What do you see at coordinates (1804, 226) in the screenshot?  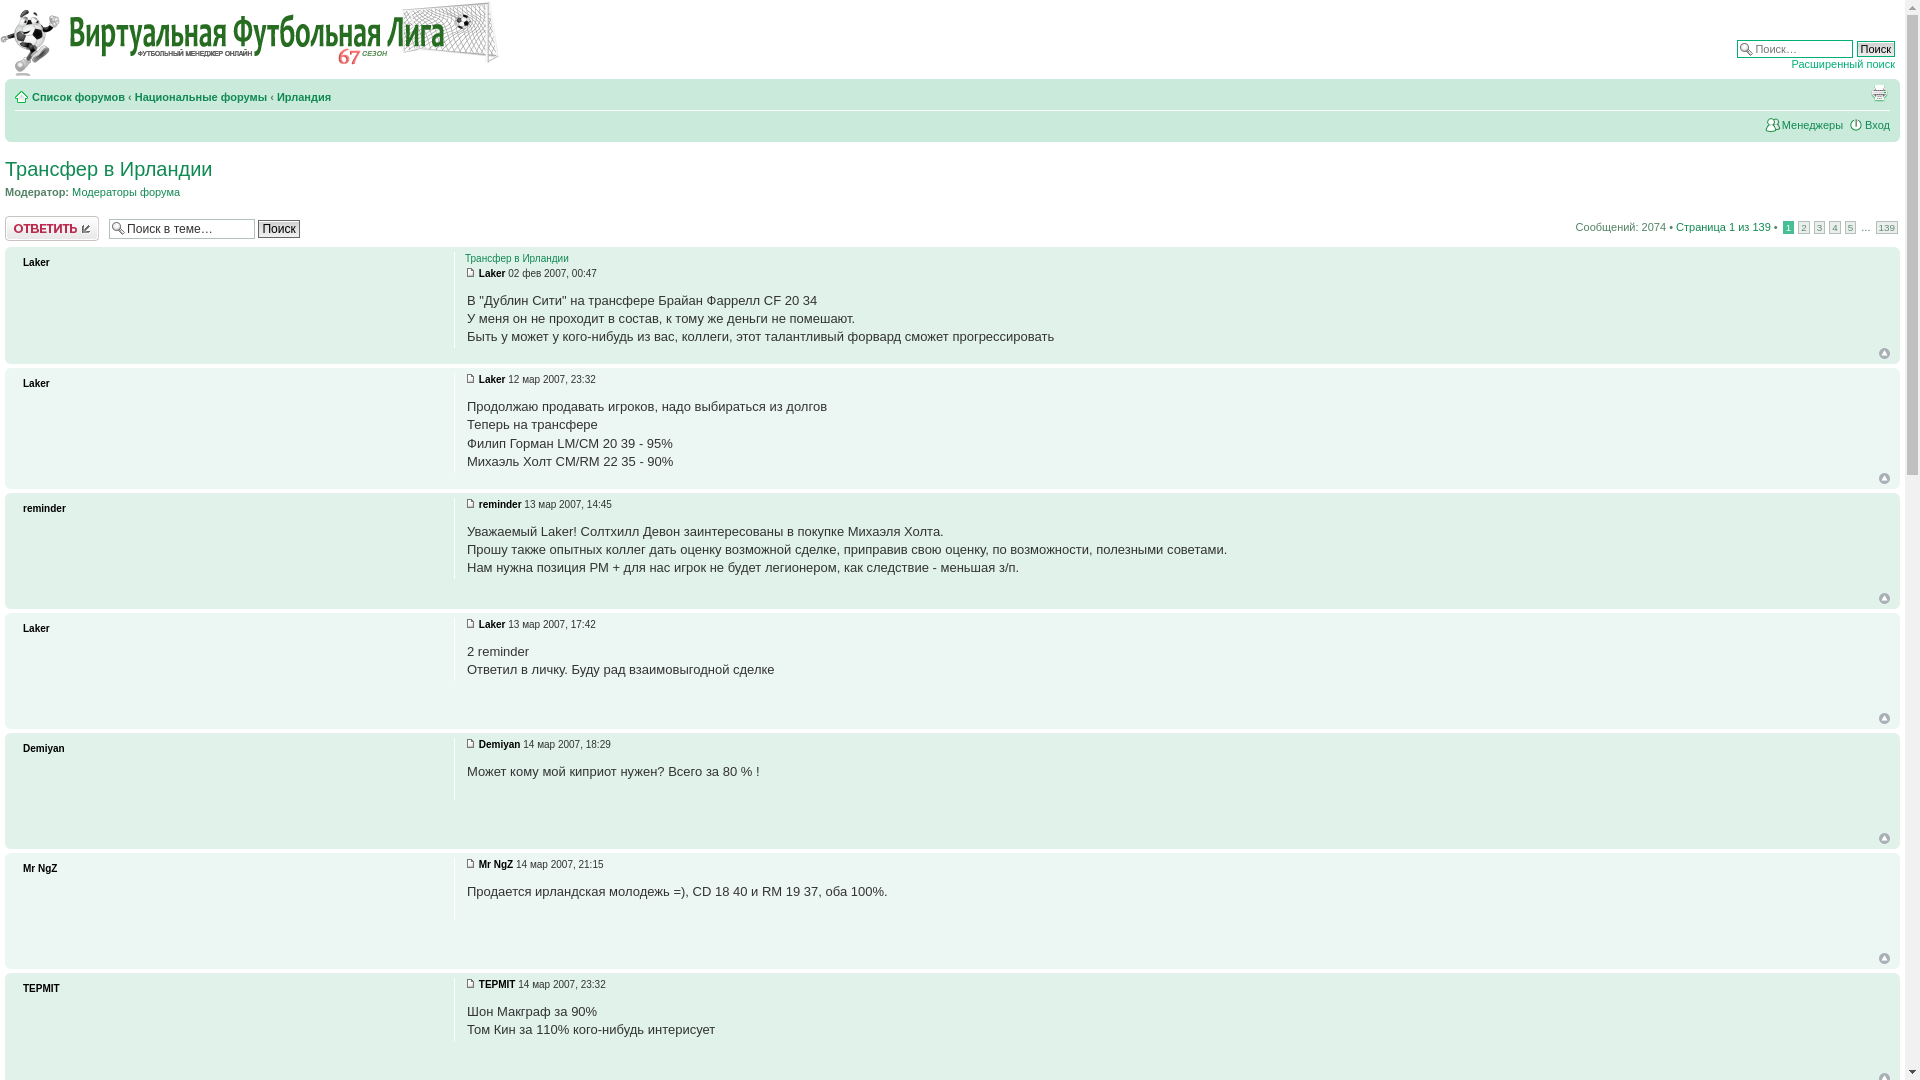 I see `'2'` at bounding box center [1804, 226].